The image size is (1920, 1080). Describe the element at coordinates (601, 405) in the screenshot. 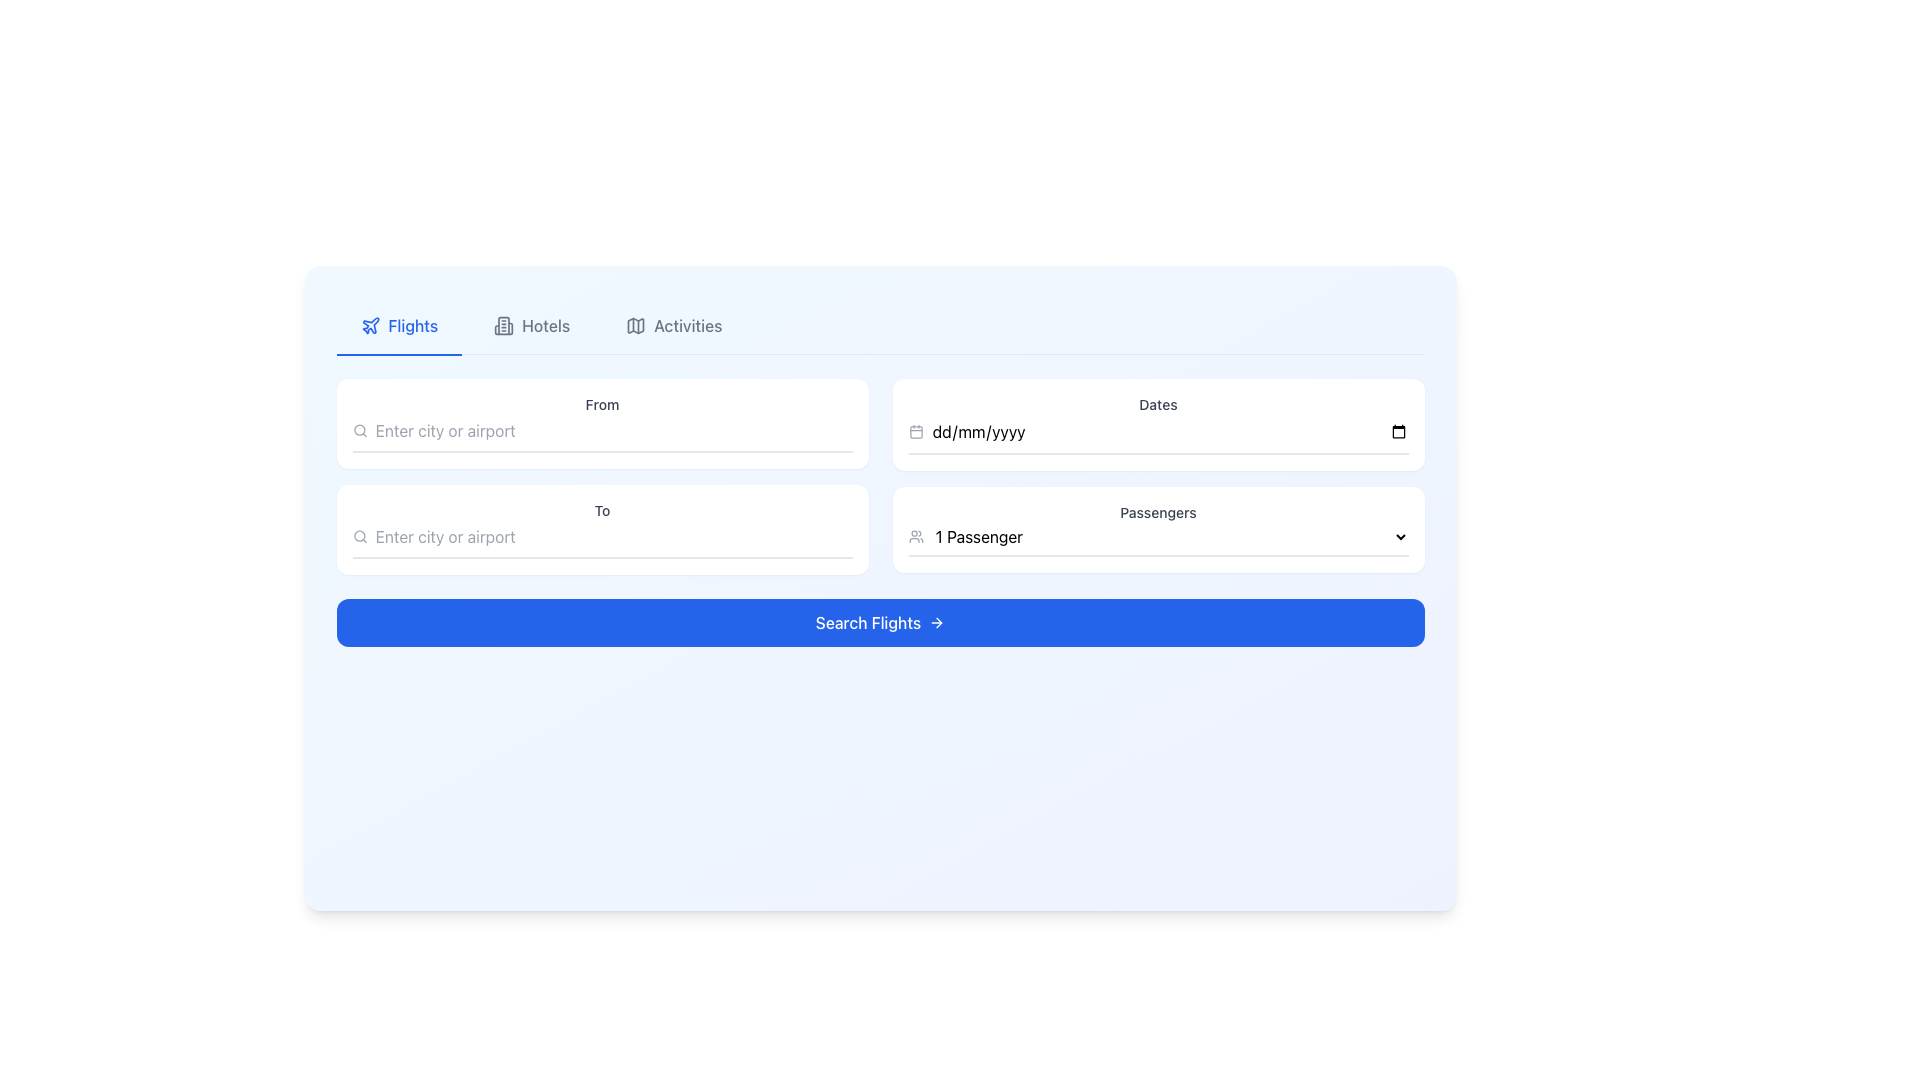

I see `the text label element that indicates the purpose of the input field for entering a departure location, positioned above the search input field` at that location.